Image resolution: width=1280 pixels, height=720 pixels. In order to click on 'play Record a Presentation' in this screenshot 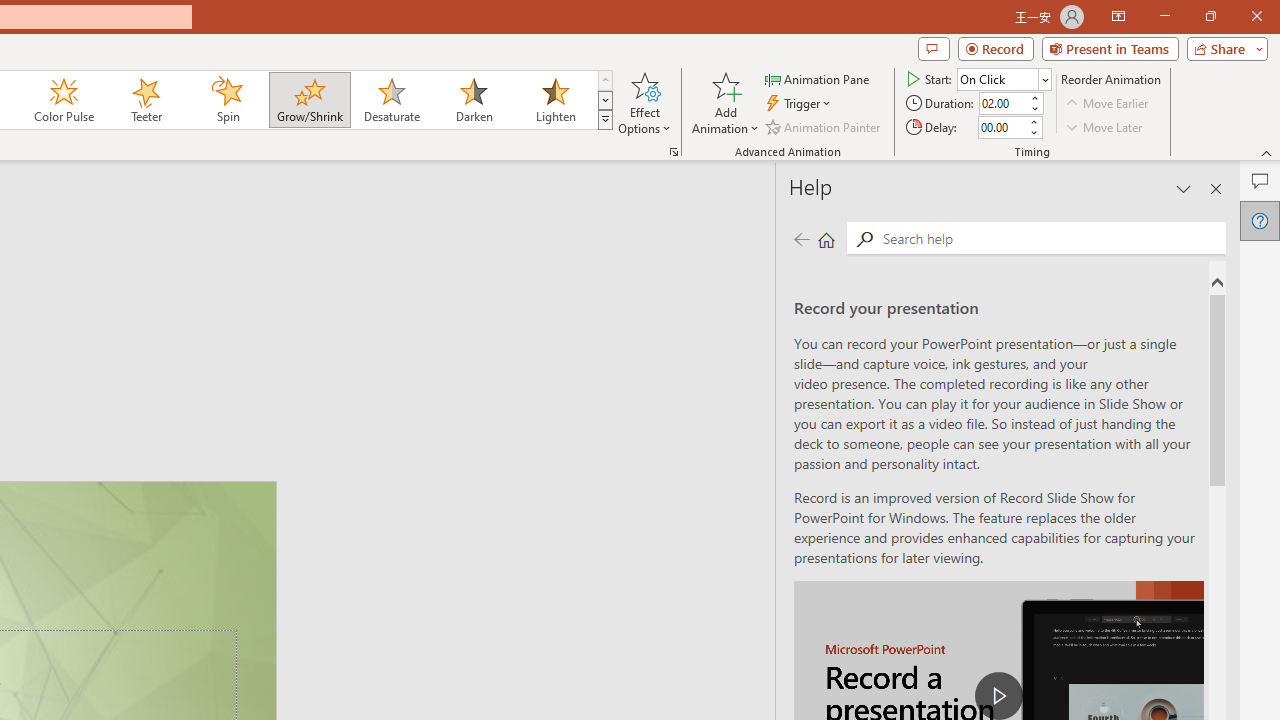, I will do `click(999, 694)`.